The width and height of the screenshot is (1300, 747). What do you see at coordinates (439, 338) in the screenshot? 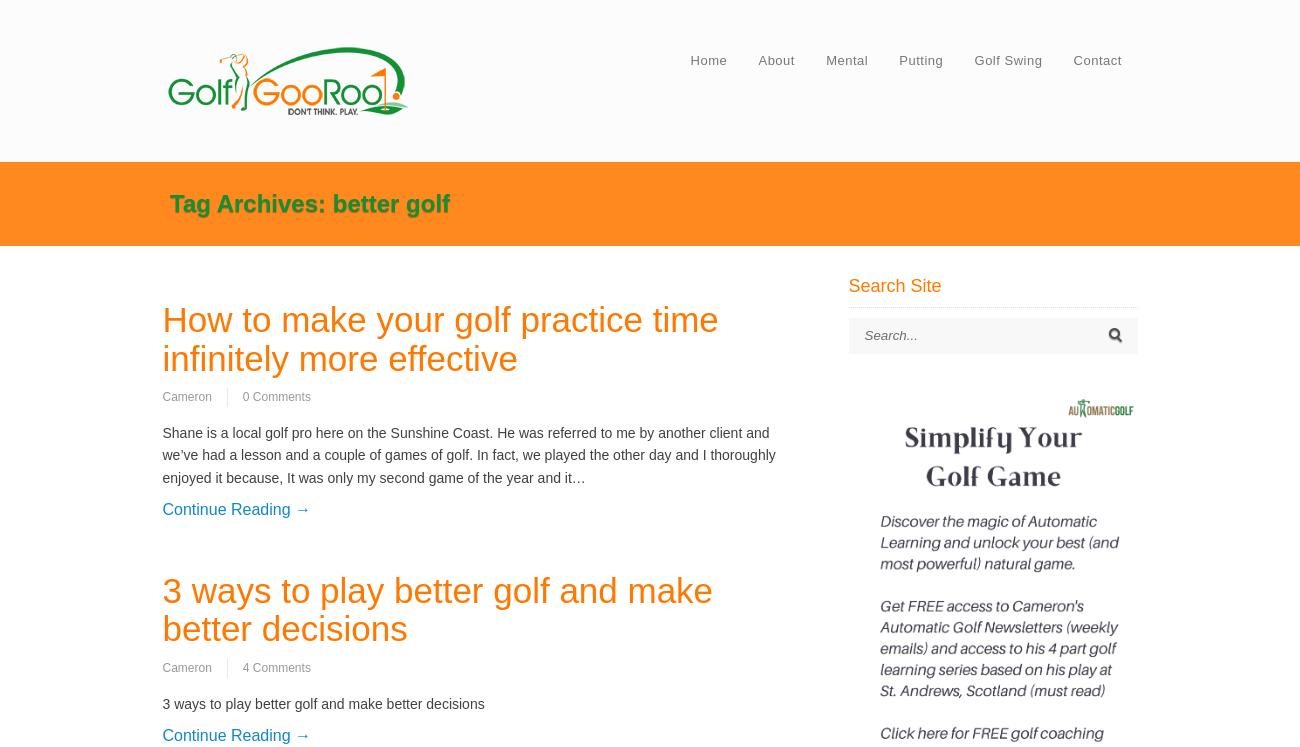
I see `'How to make your golf practice time infinitely more effective'` at bounding box center [439, 338].